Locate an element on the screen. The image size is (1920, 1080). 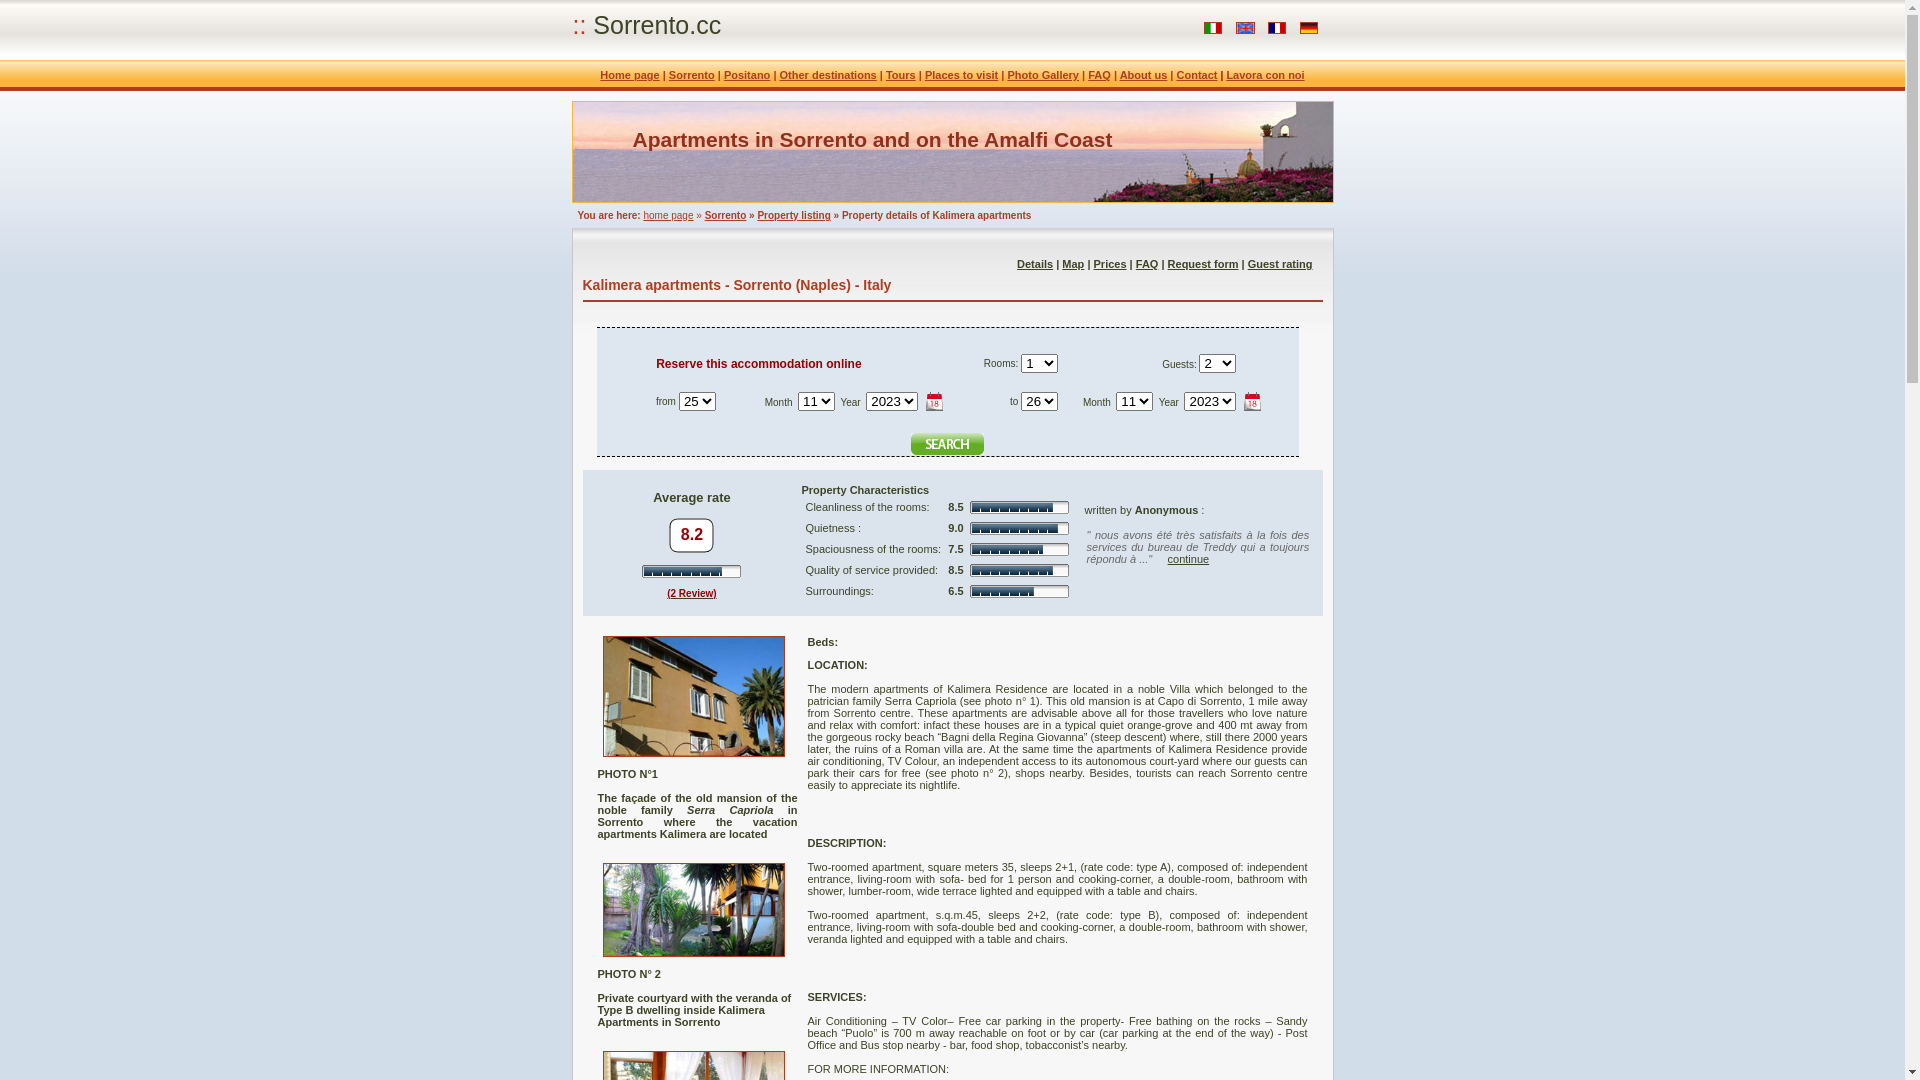
'Guest rating' is located at coordinates (1280, 262).